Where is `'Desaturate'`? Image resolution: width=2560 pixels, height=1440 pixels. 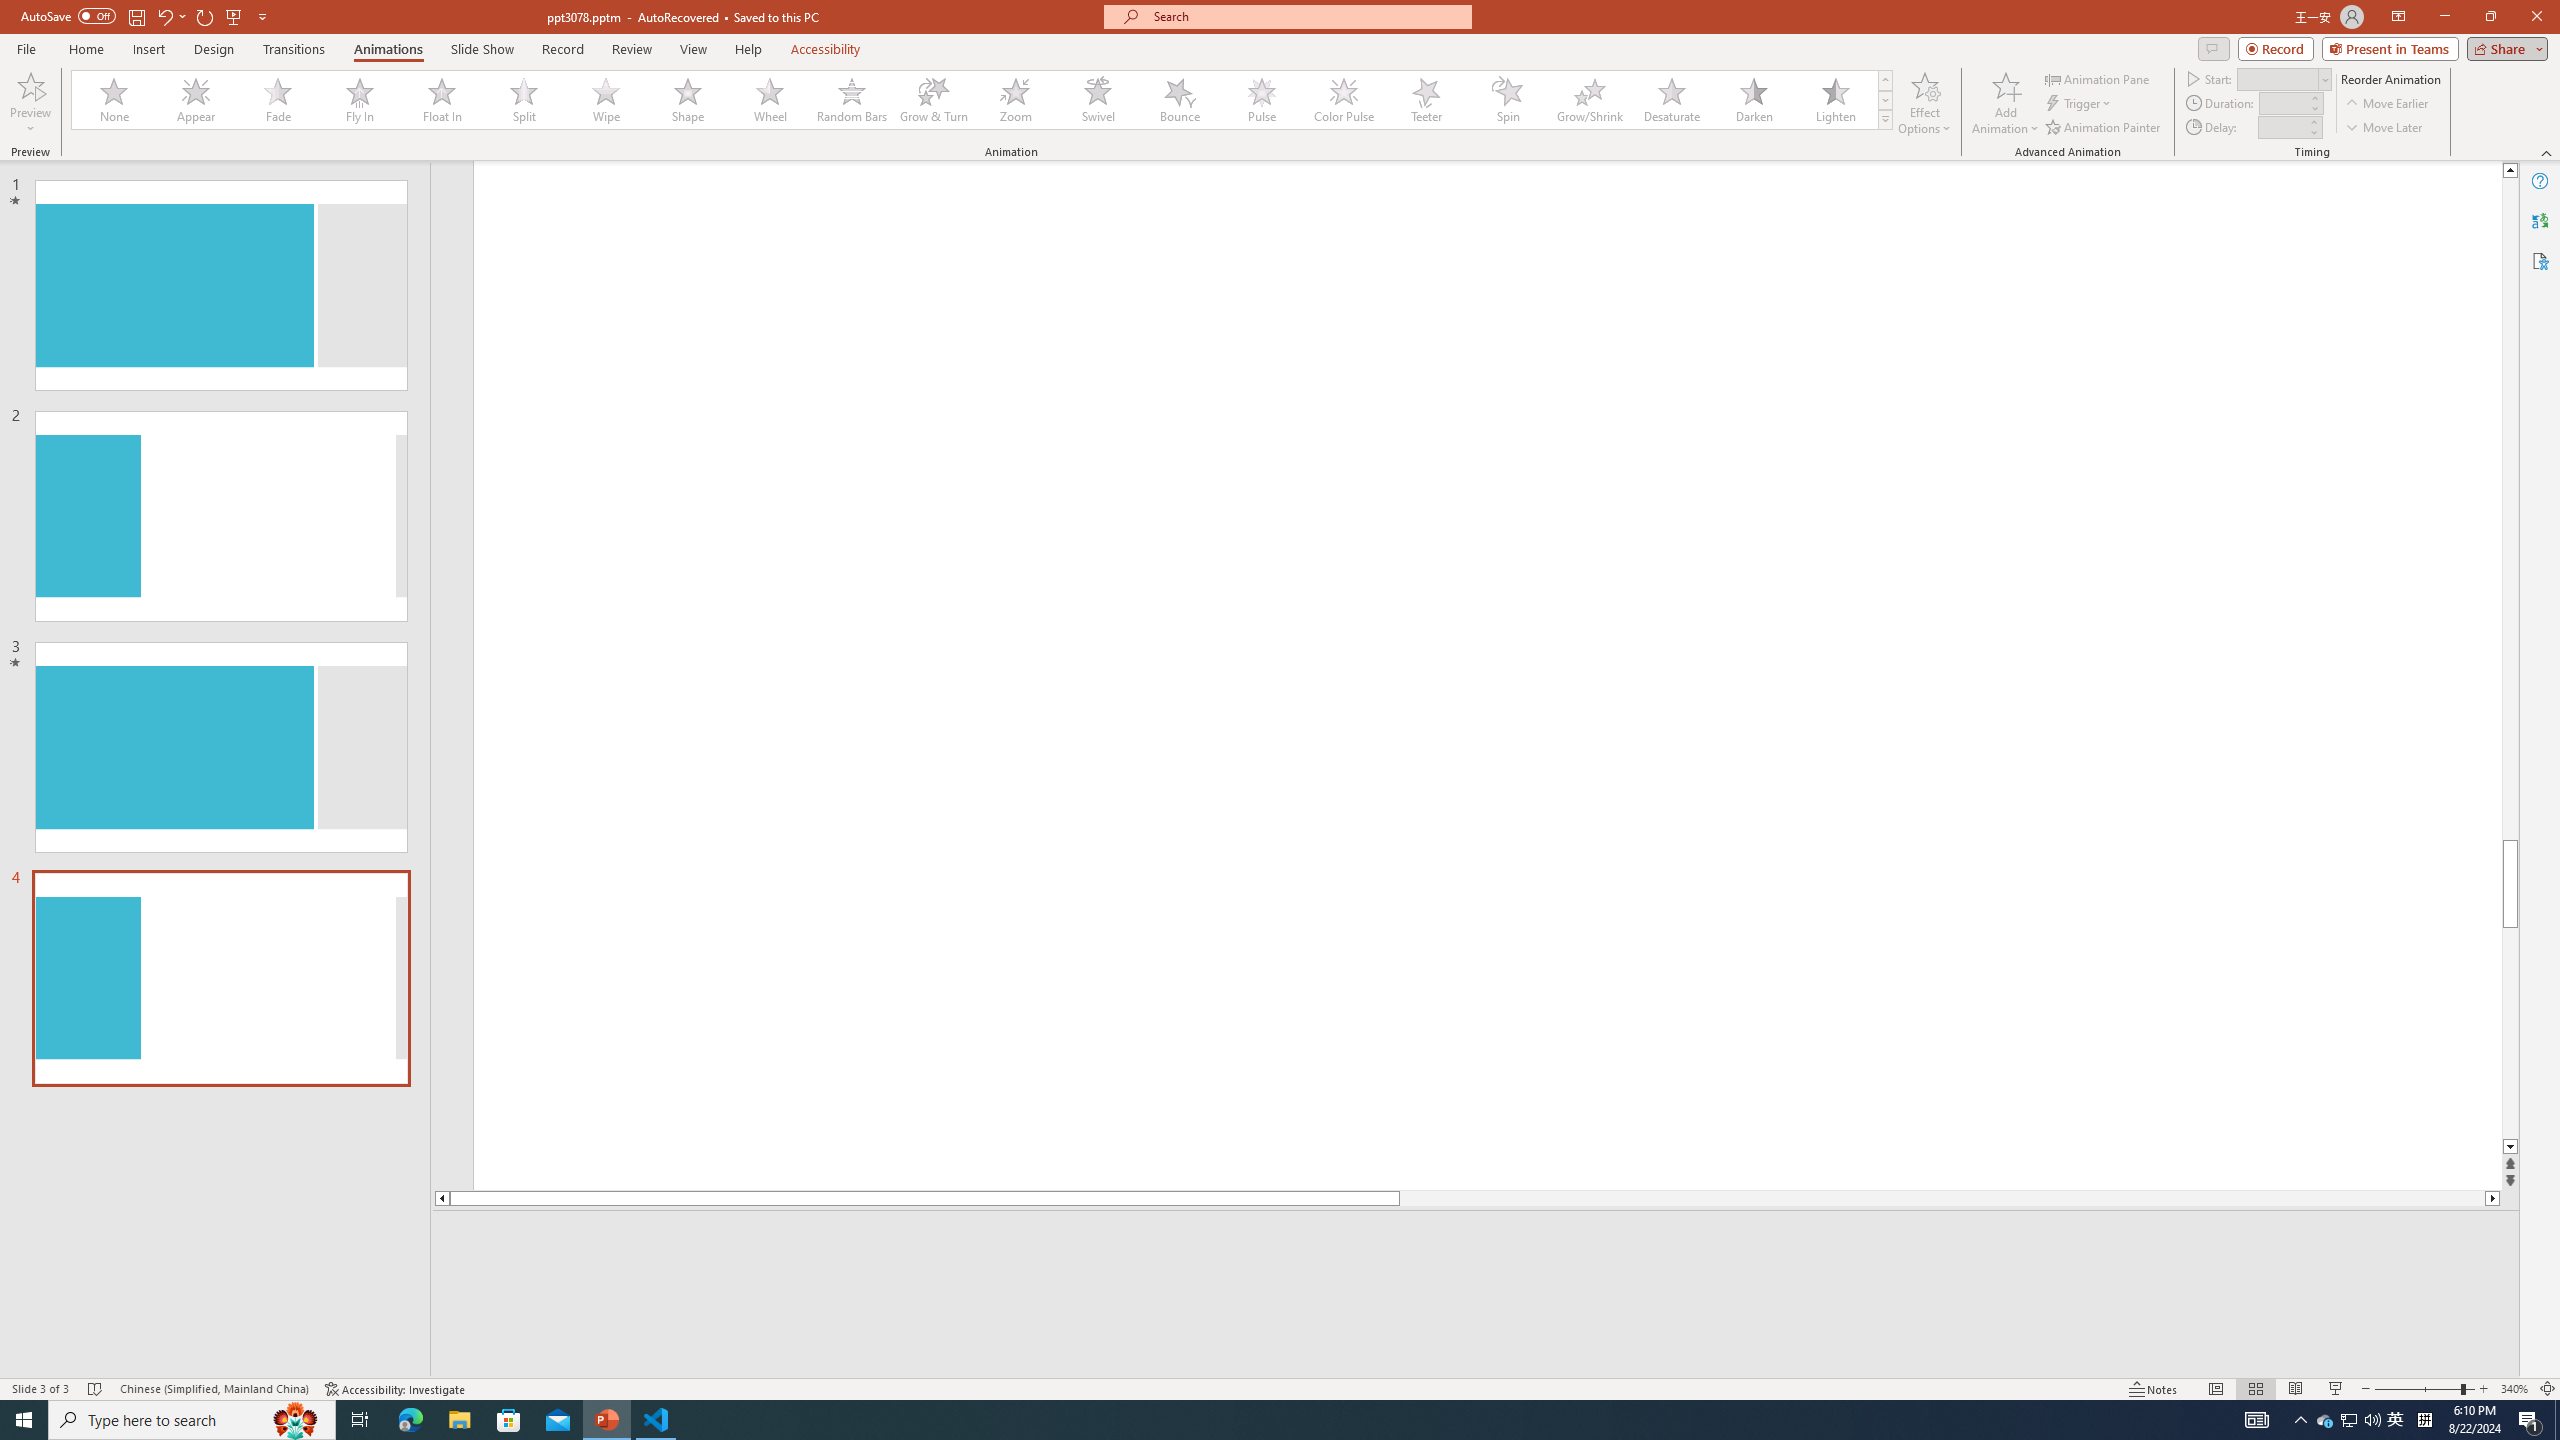 'Desaturate' is located at coordinates (1671, 99).